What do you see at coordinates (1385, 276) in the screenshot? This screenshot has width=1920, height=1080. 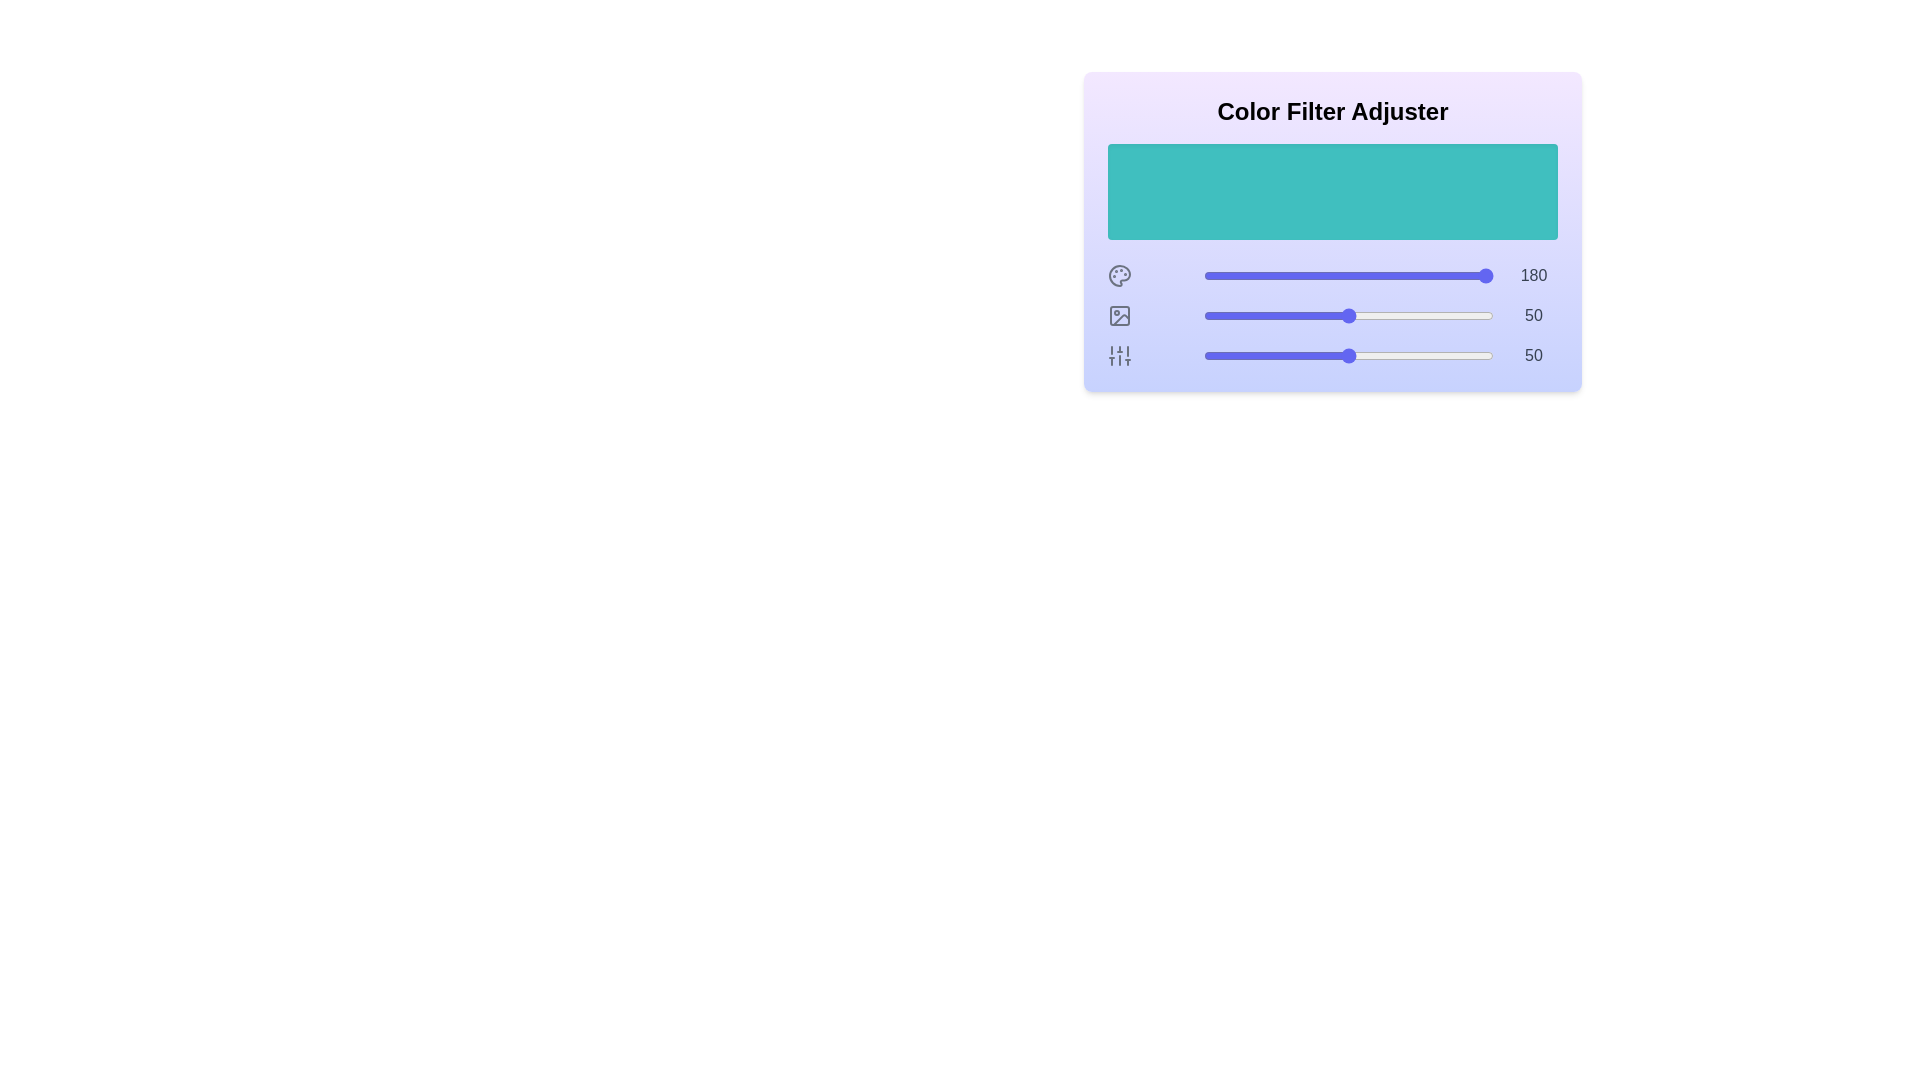 I see `the 0 slider to 63 to observe the color preview area` at bounding box center [1385, 276].